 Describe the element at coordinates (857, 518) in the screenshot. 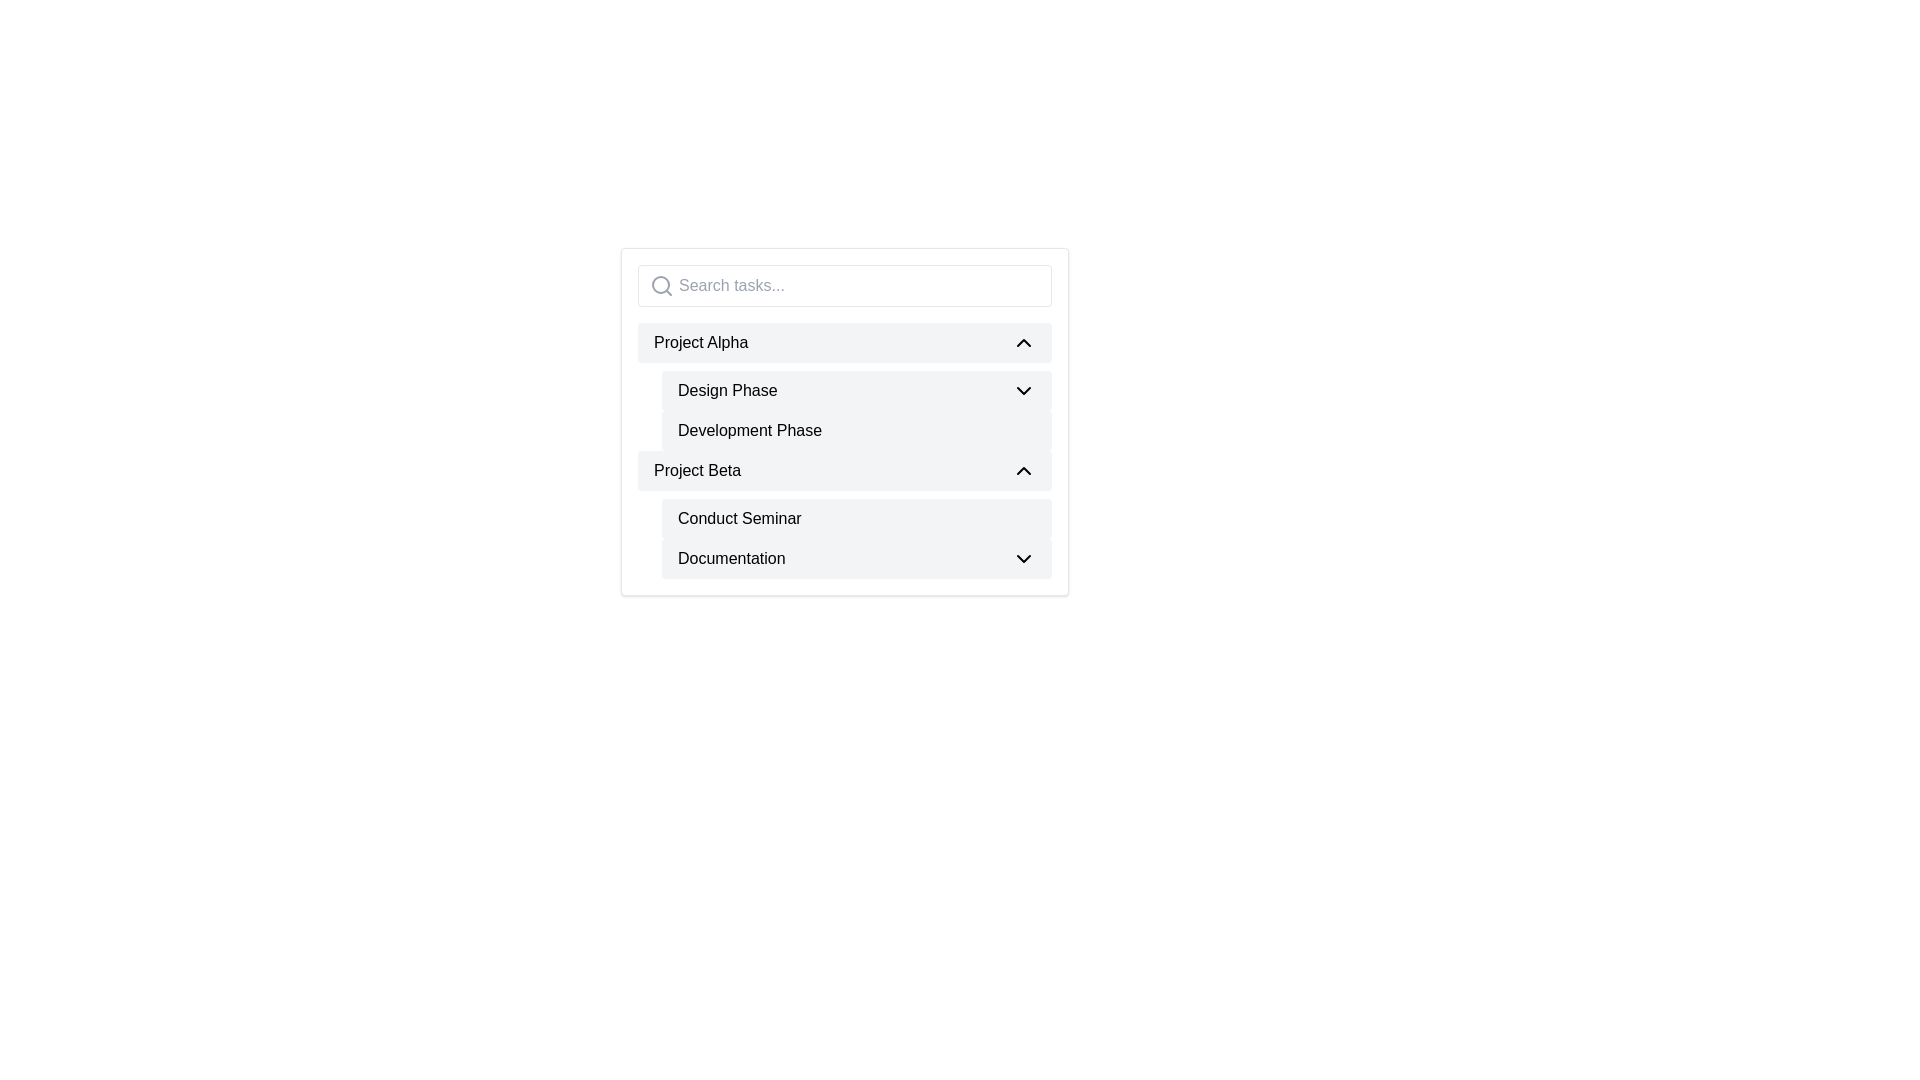

I see `the List Item labeled 'Conduct Seminar', which is the first entry under the 'Project Beta' category` at that location.